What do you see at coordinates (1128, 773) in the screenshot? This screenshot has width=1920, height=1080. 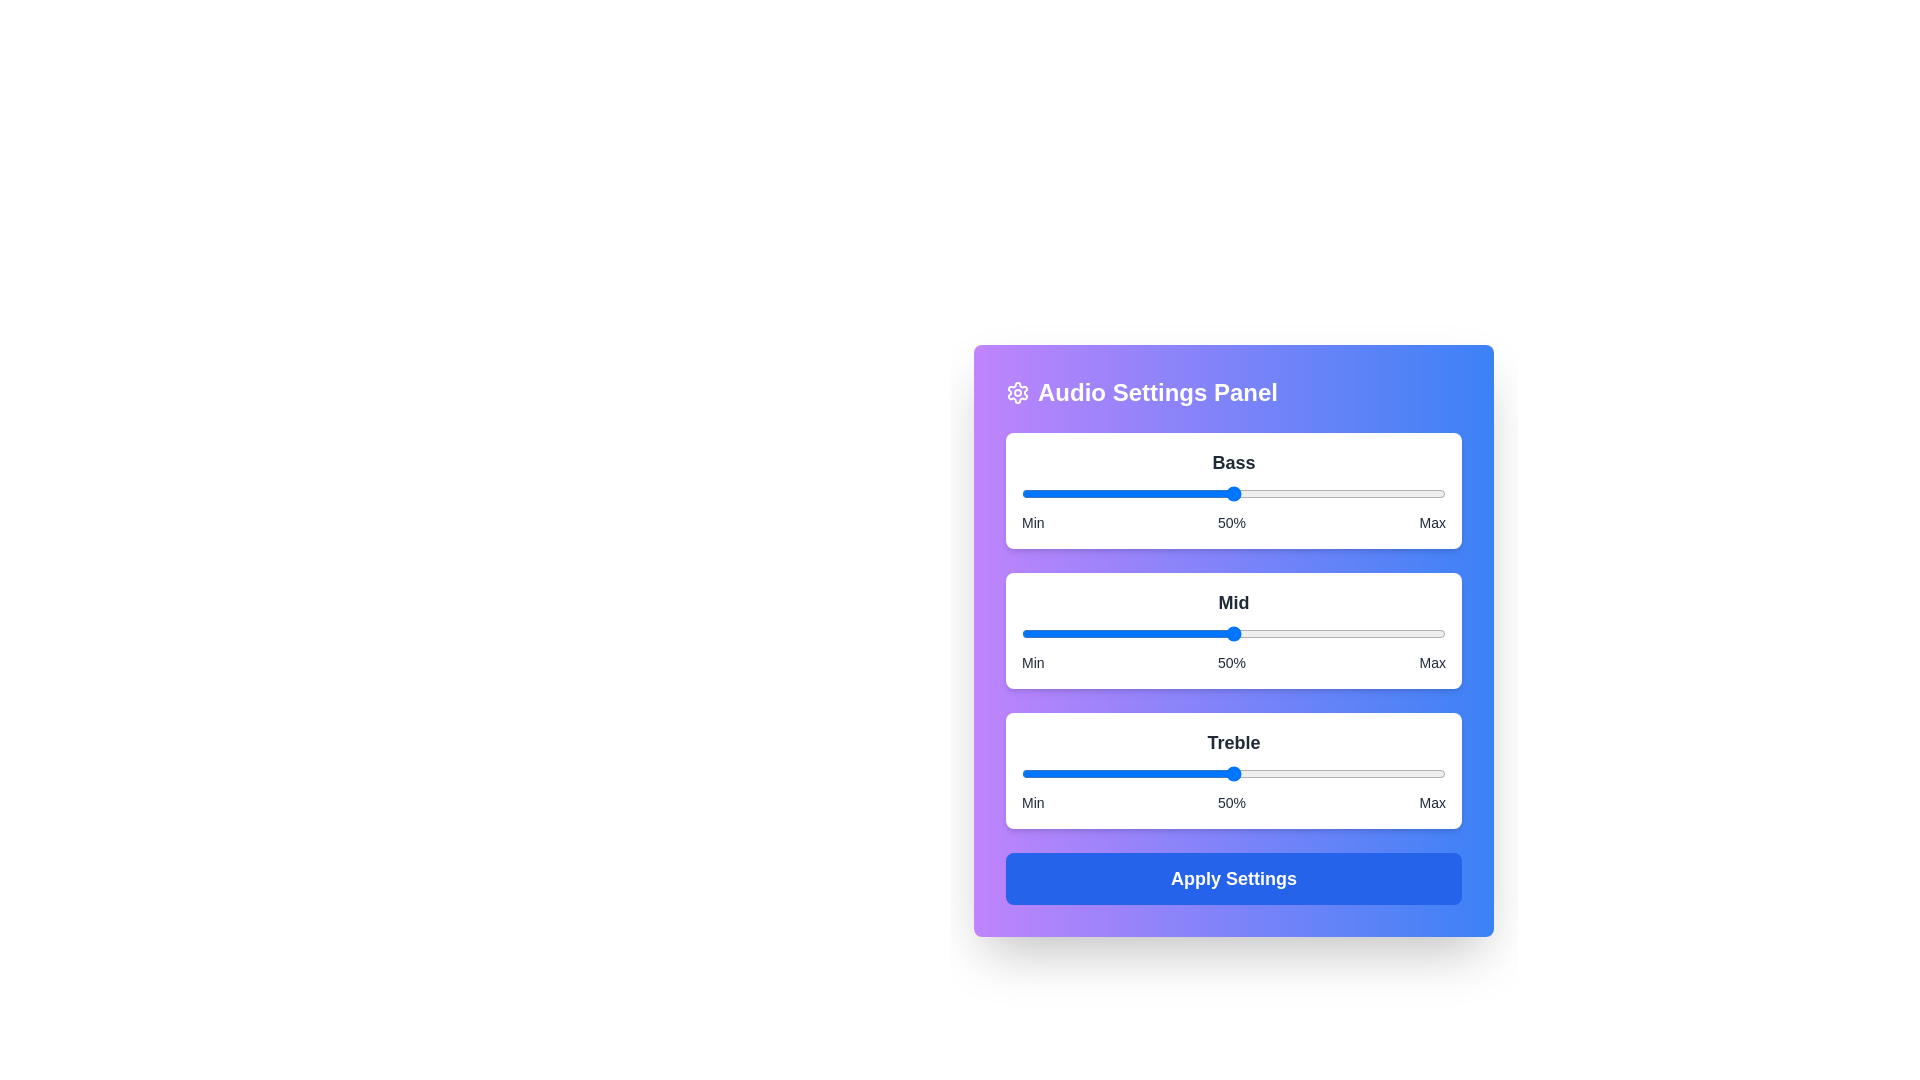 I see `the treble level` at bounding box center [1128, 773].